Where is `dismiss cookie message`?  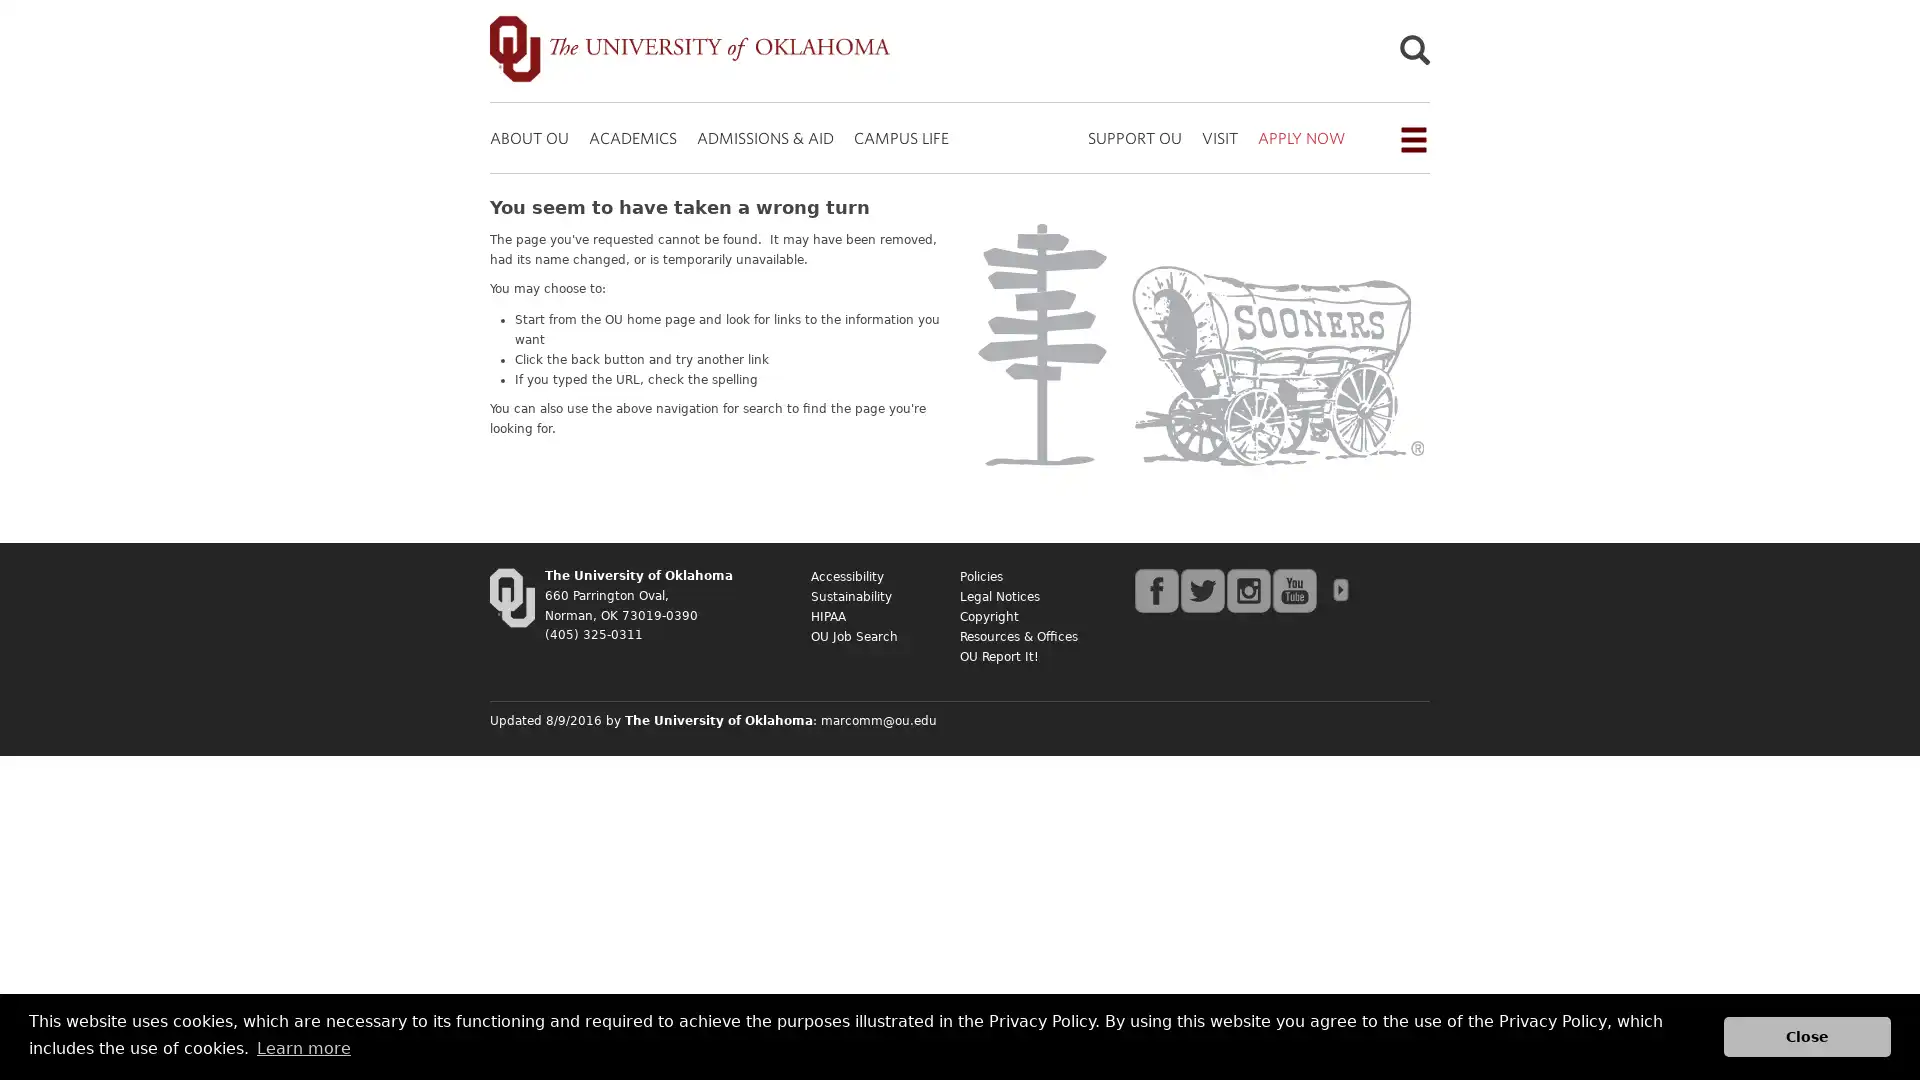
dismiss cookie message is located at coordinates (1807, 1035).